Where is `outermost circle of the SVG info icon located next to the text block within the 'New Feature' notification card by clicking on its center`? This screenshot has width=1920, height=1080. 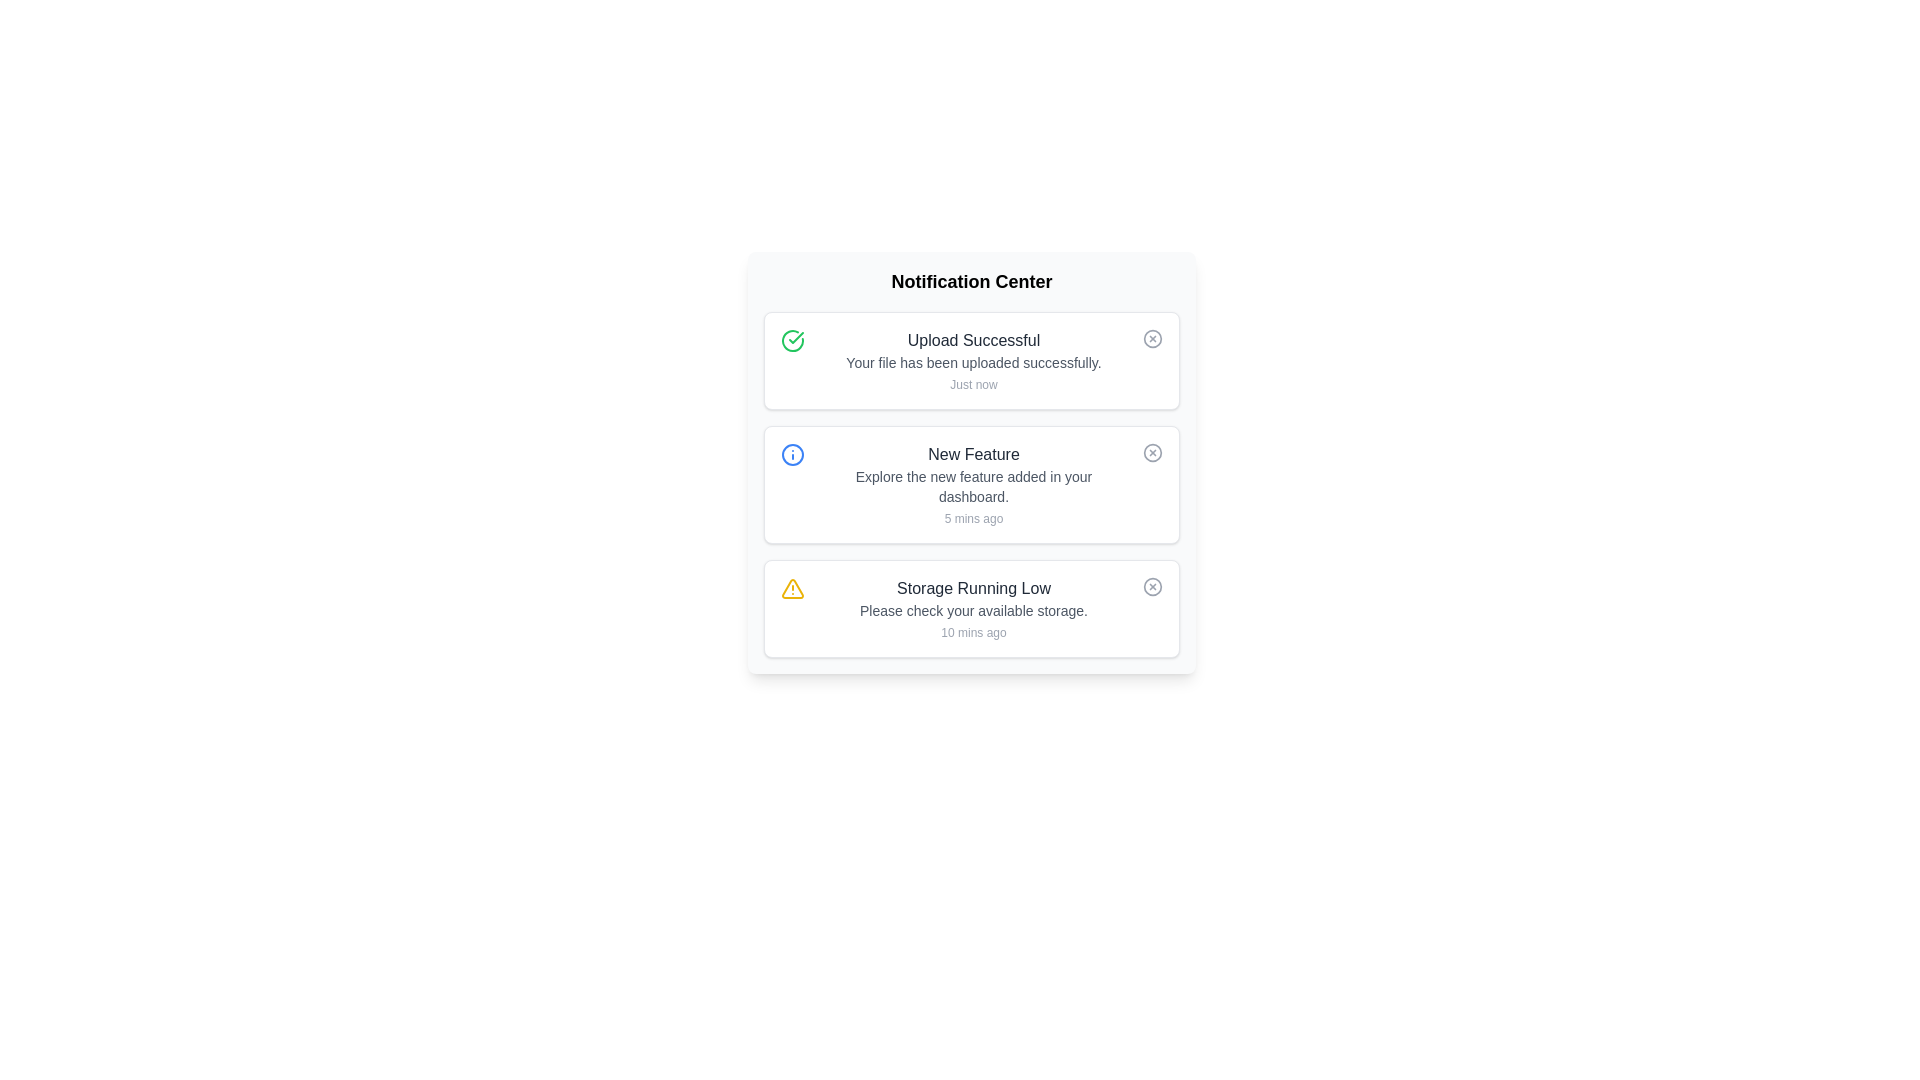 outermost circle of the SVG info icon located next to the text block within the 'New Feature' notification card by clicking on its center is located at coordinates (791, 455).